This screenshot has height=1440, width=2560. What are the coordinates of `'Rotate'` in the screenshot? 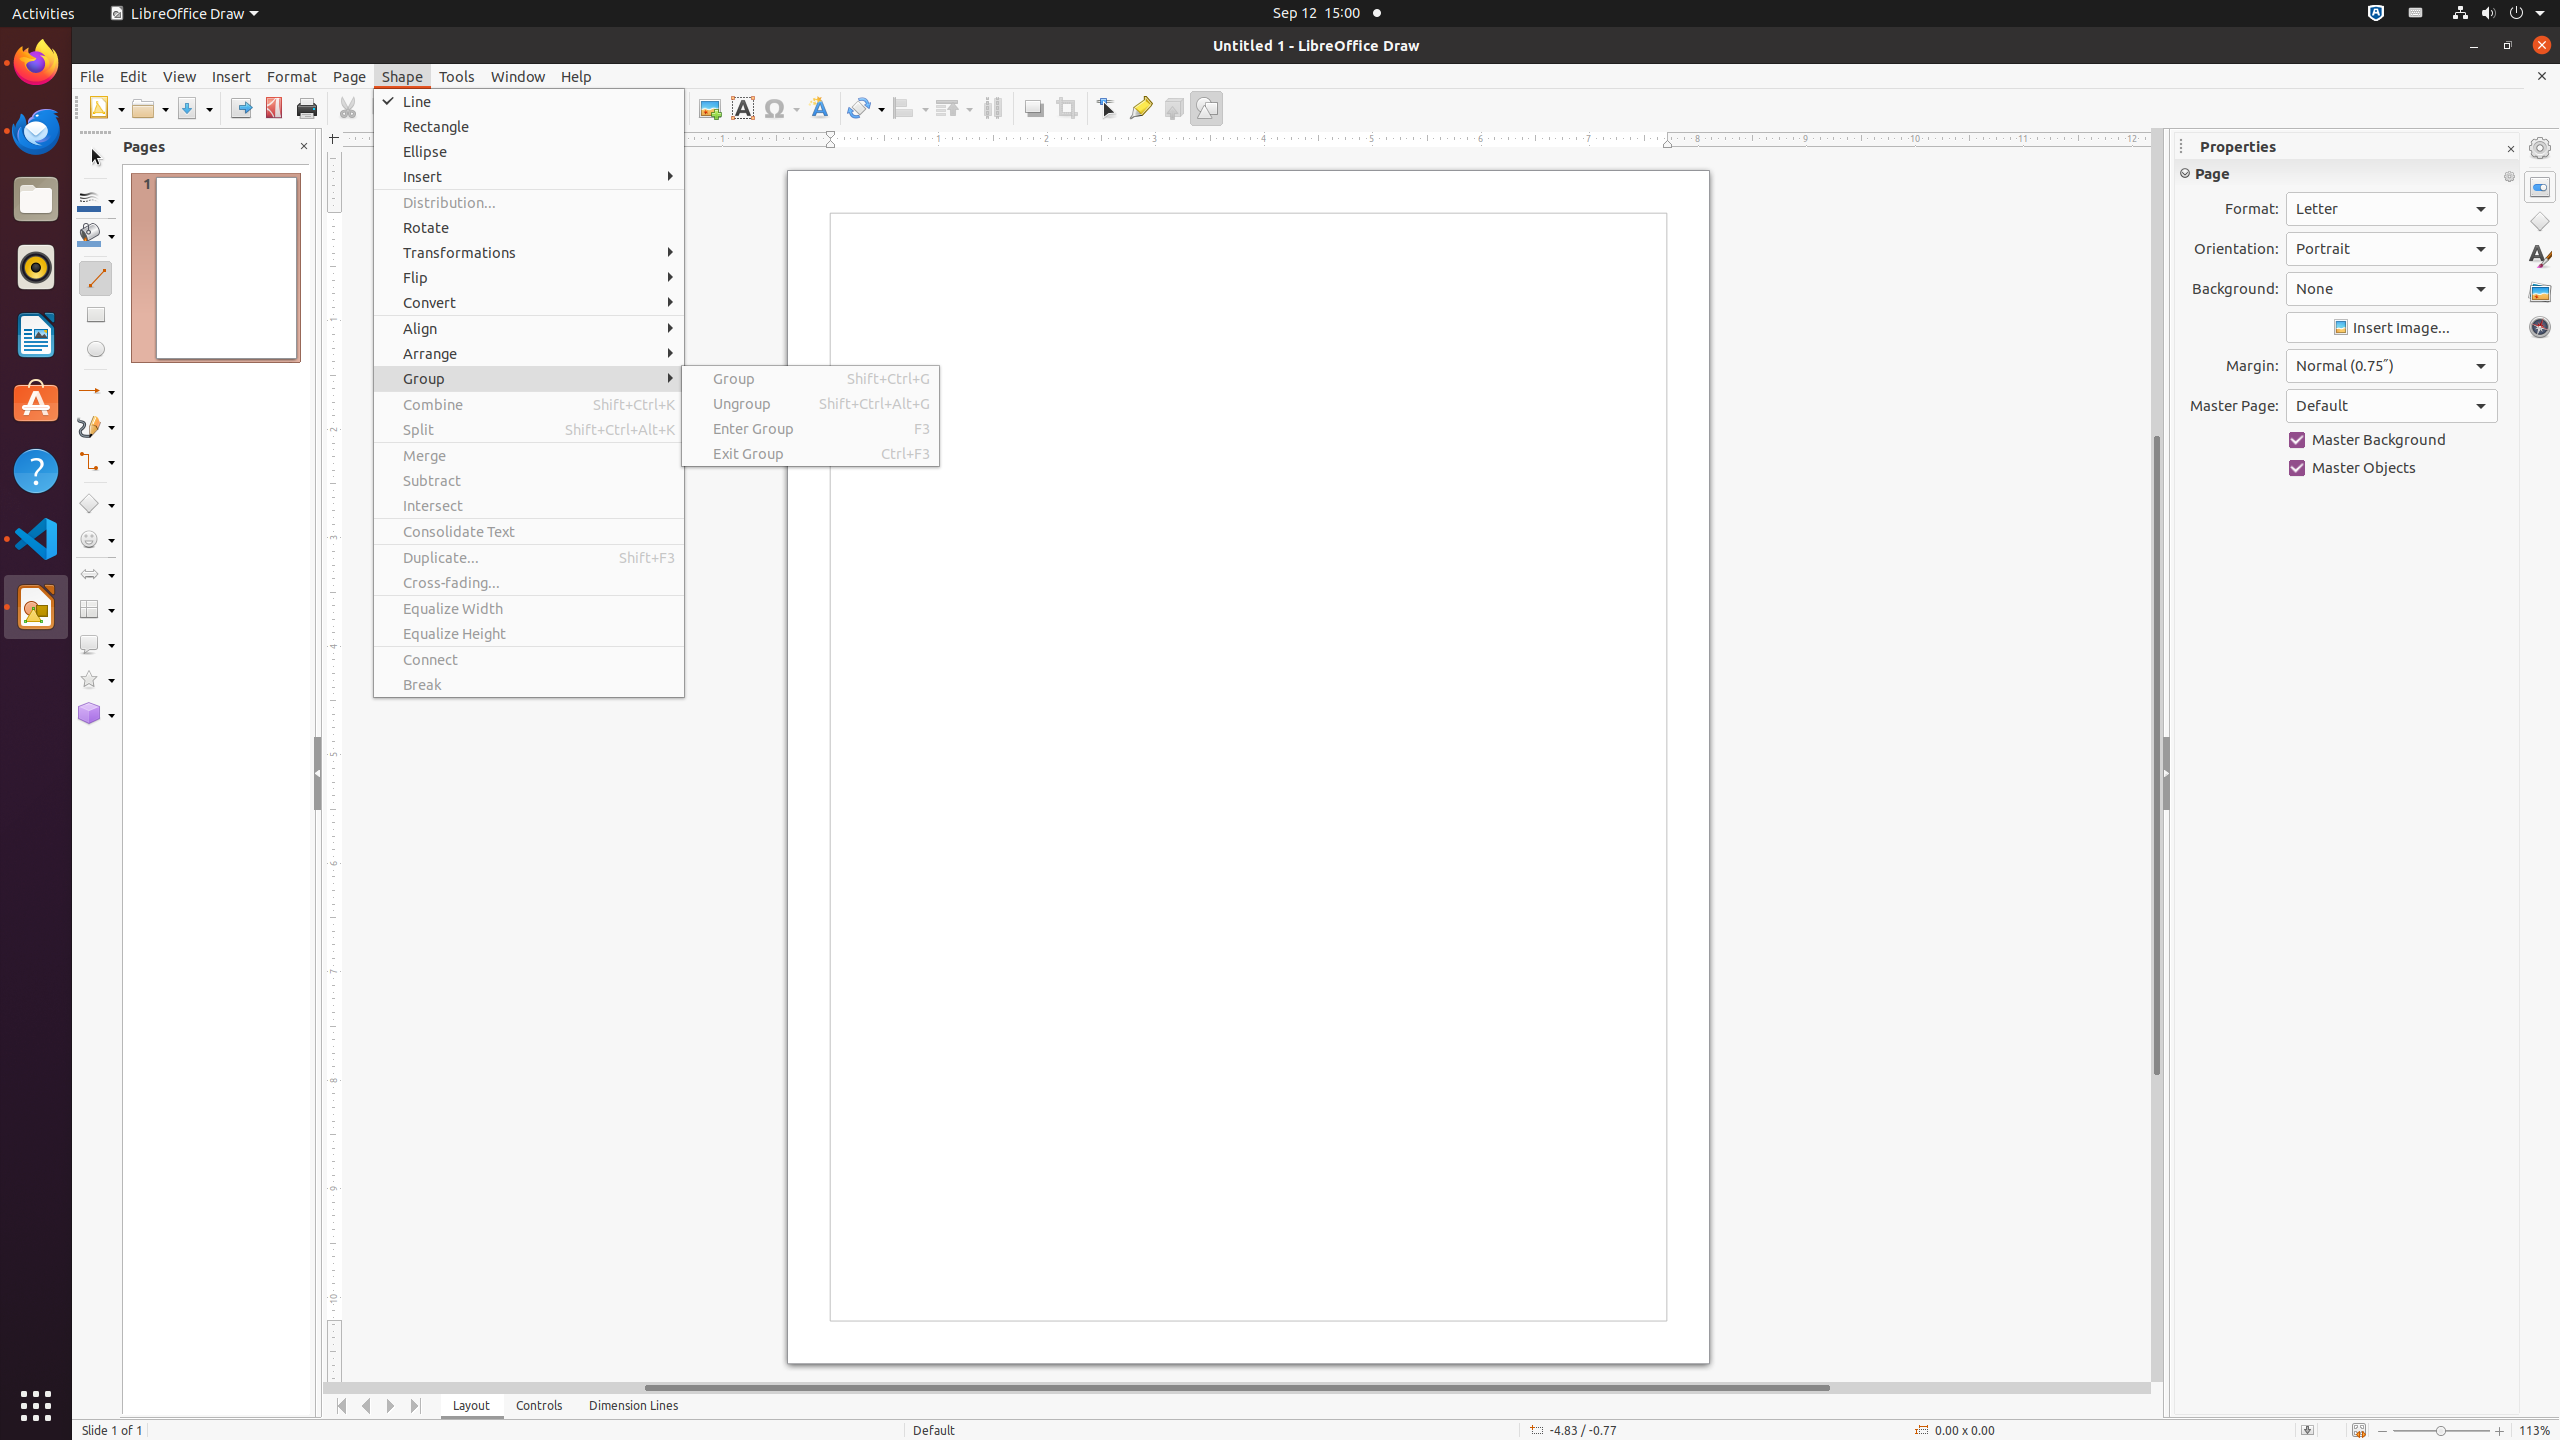 It's located at (527, 226).